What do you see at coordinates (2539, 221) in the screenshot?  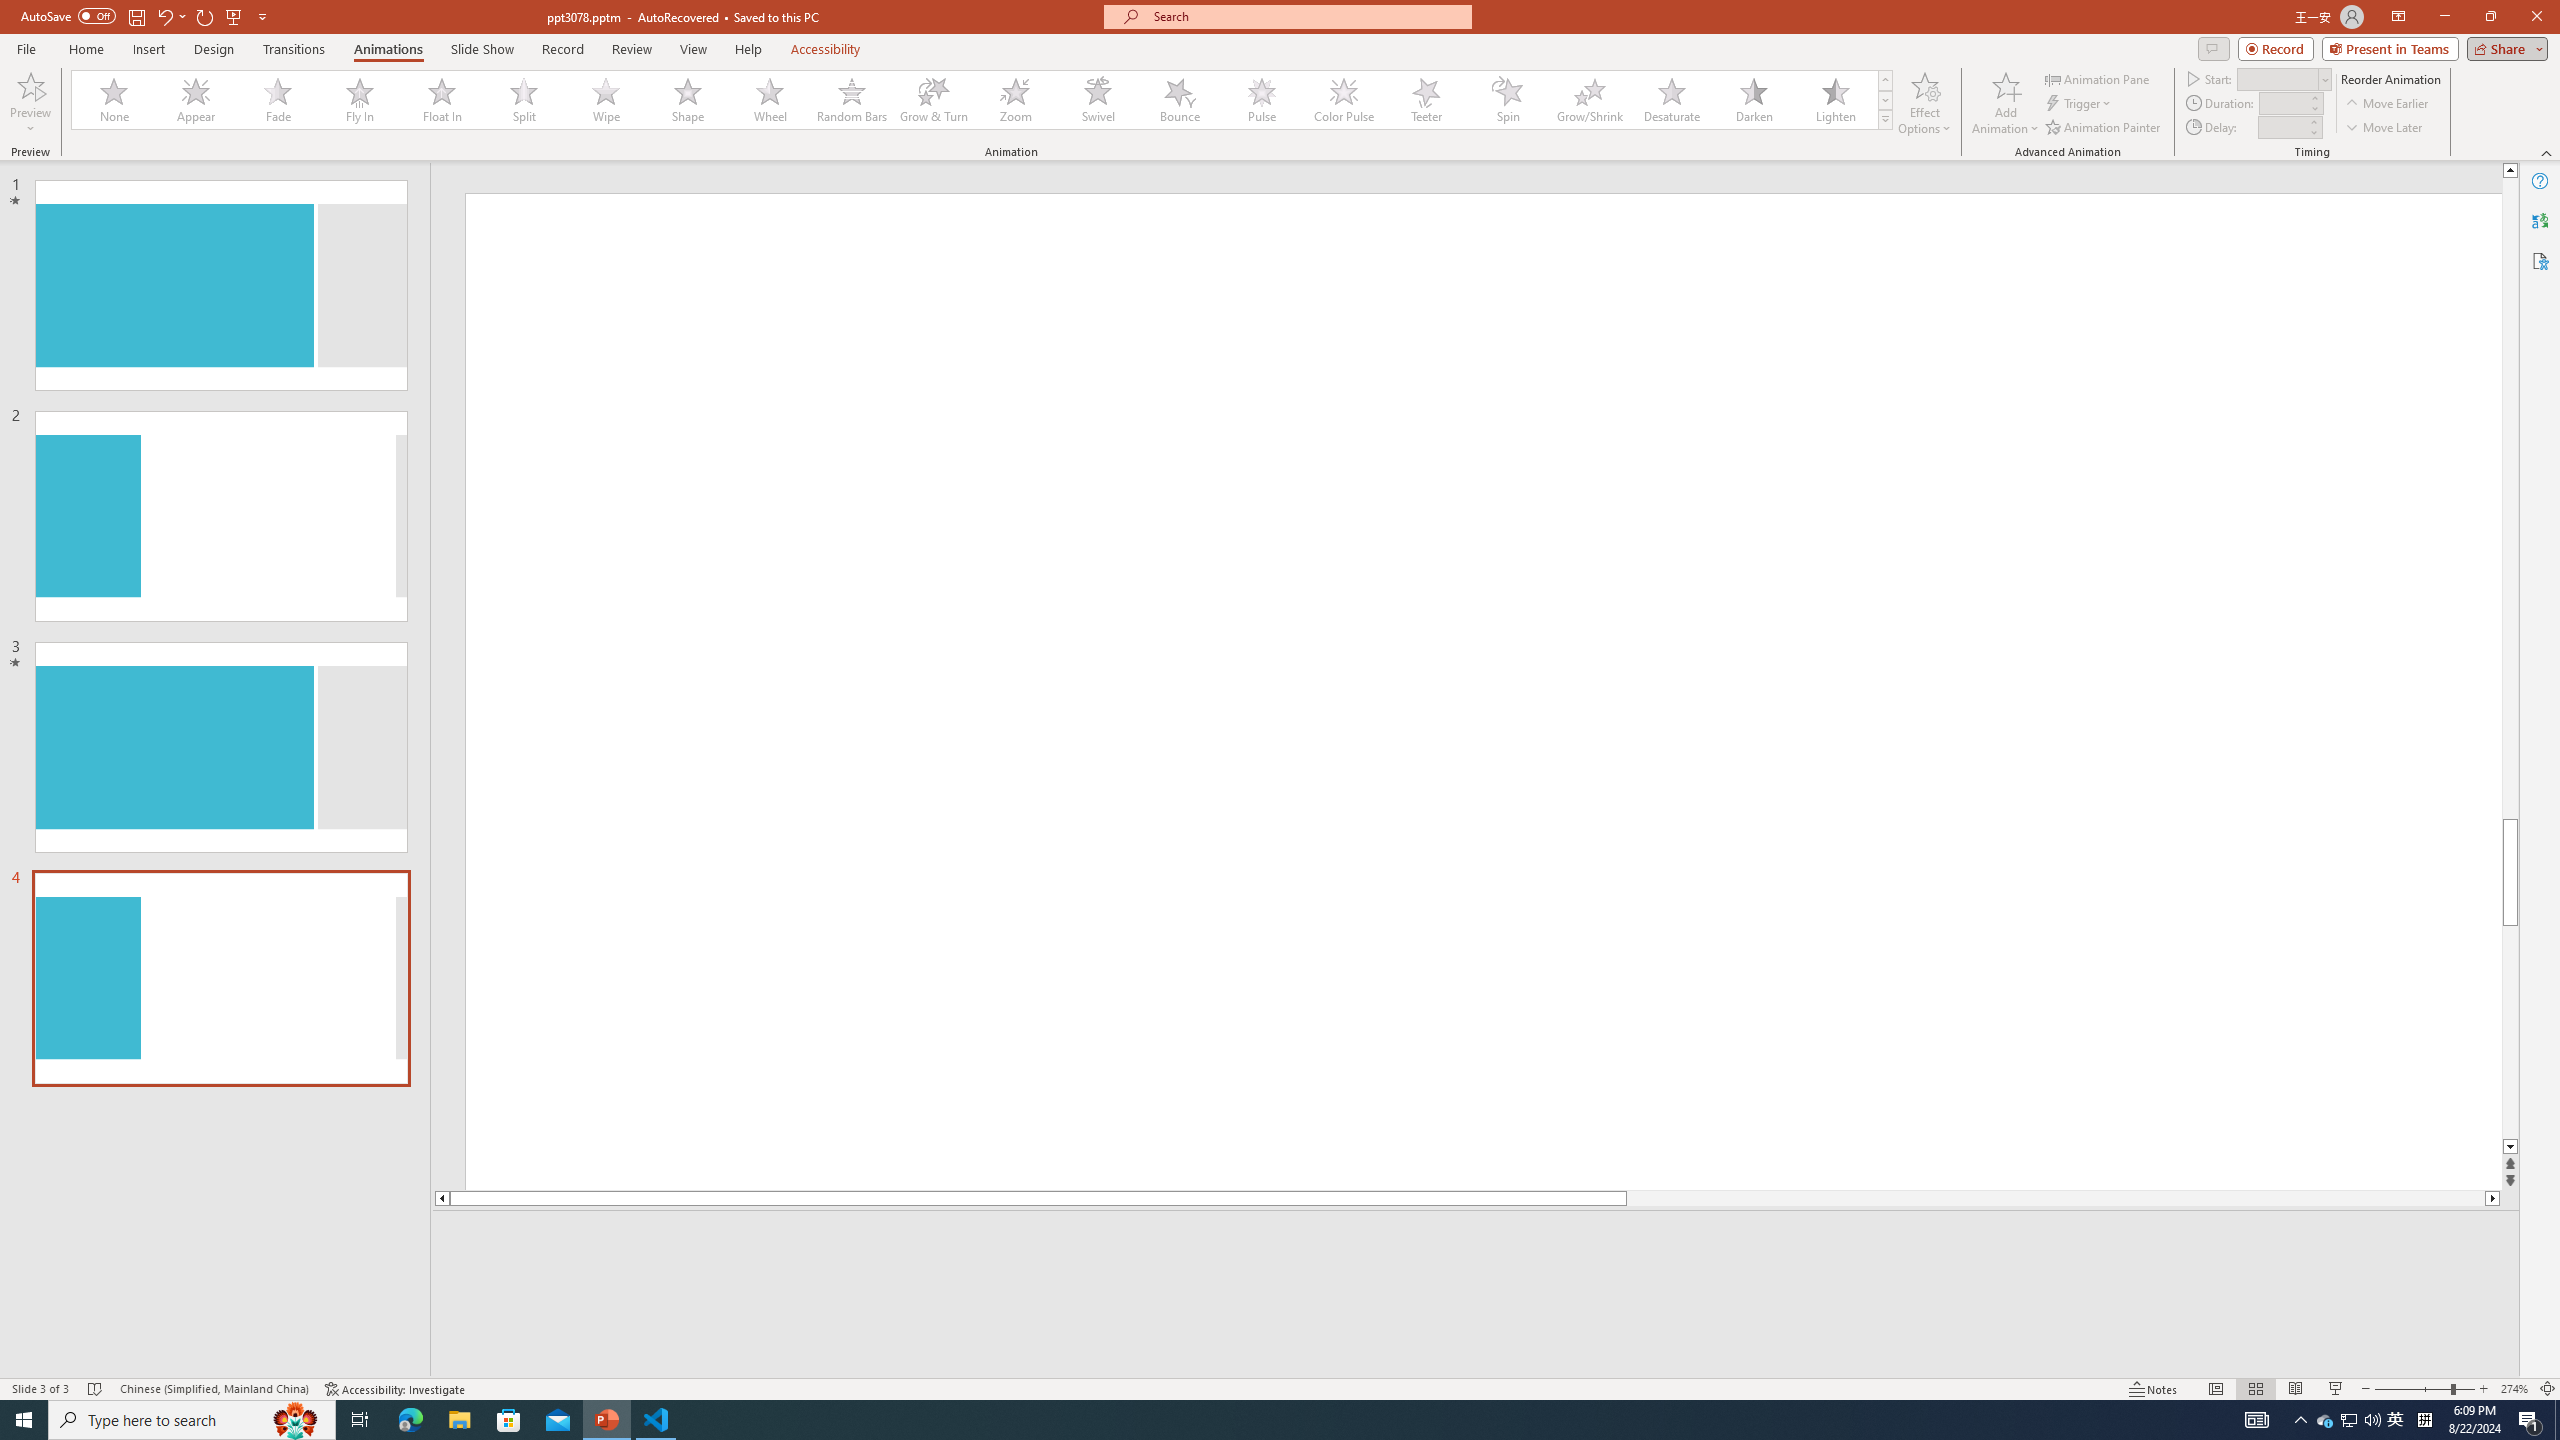 I see `'Translator'` at bounding box center [2539, 221].